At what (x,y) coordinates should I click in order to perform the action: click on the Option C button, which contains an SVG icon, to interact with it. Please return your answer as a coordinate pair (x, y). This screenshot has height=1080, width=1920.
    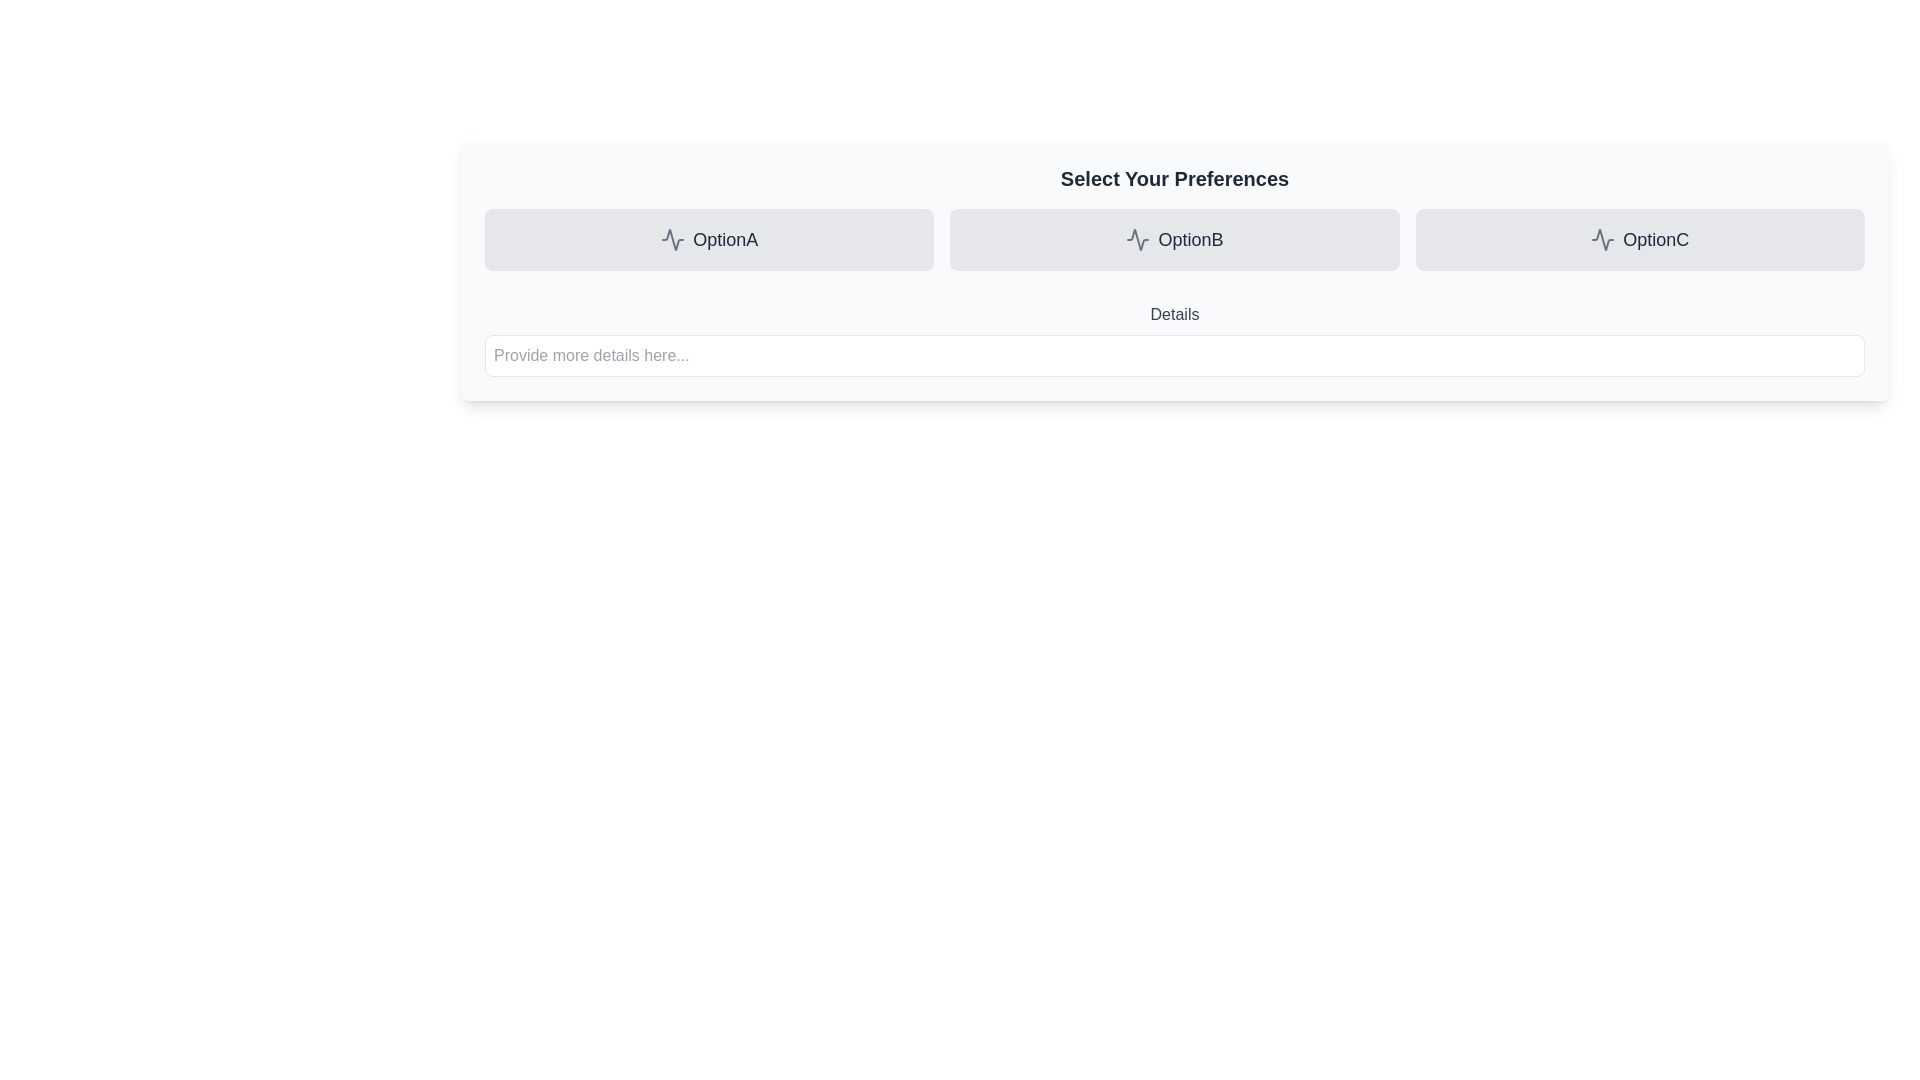
    Looking at the image, I should click on (1603, 238).